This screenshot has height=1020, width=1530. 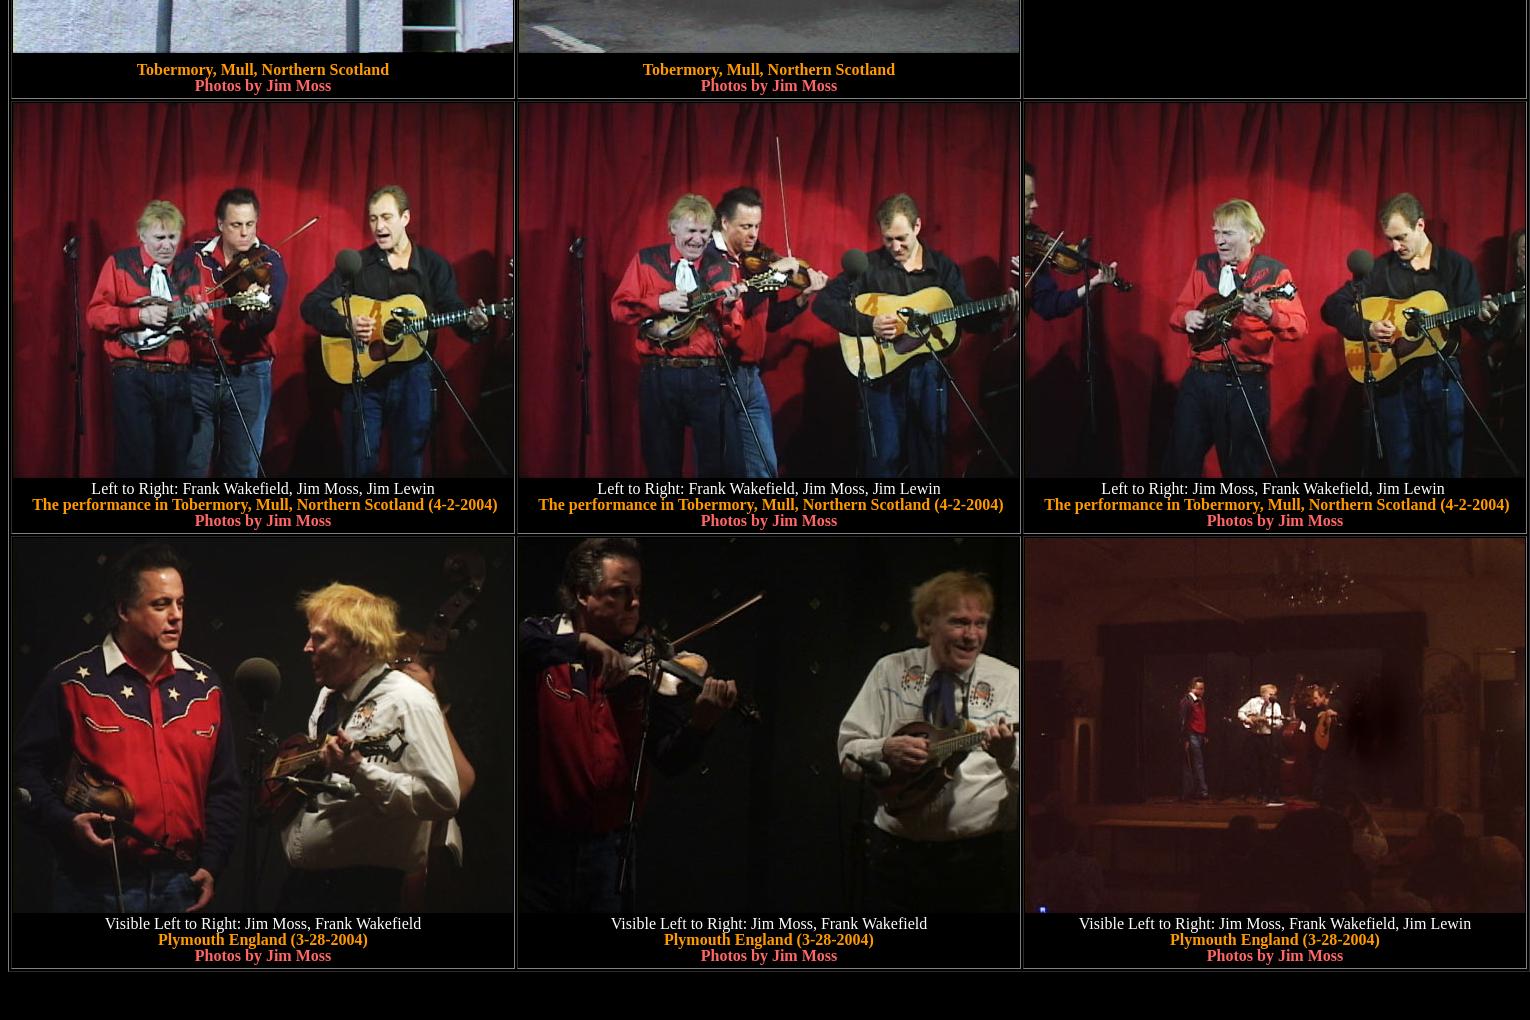 I want to click on 'Plymouth
            England (3-28-2004)', so click(x=768, y=938).